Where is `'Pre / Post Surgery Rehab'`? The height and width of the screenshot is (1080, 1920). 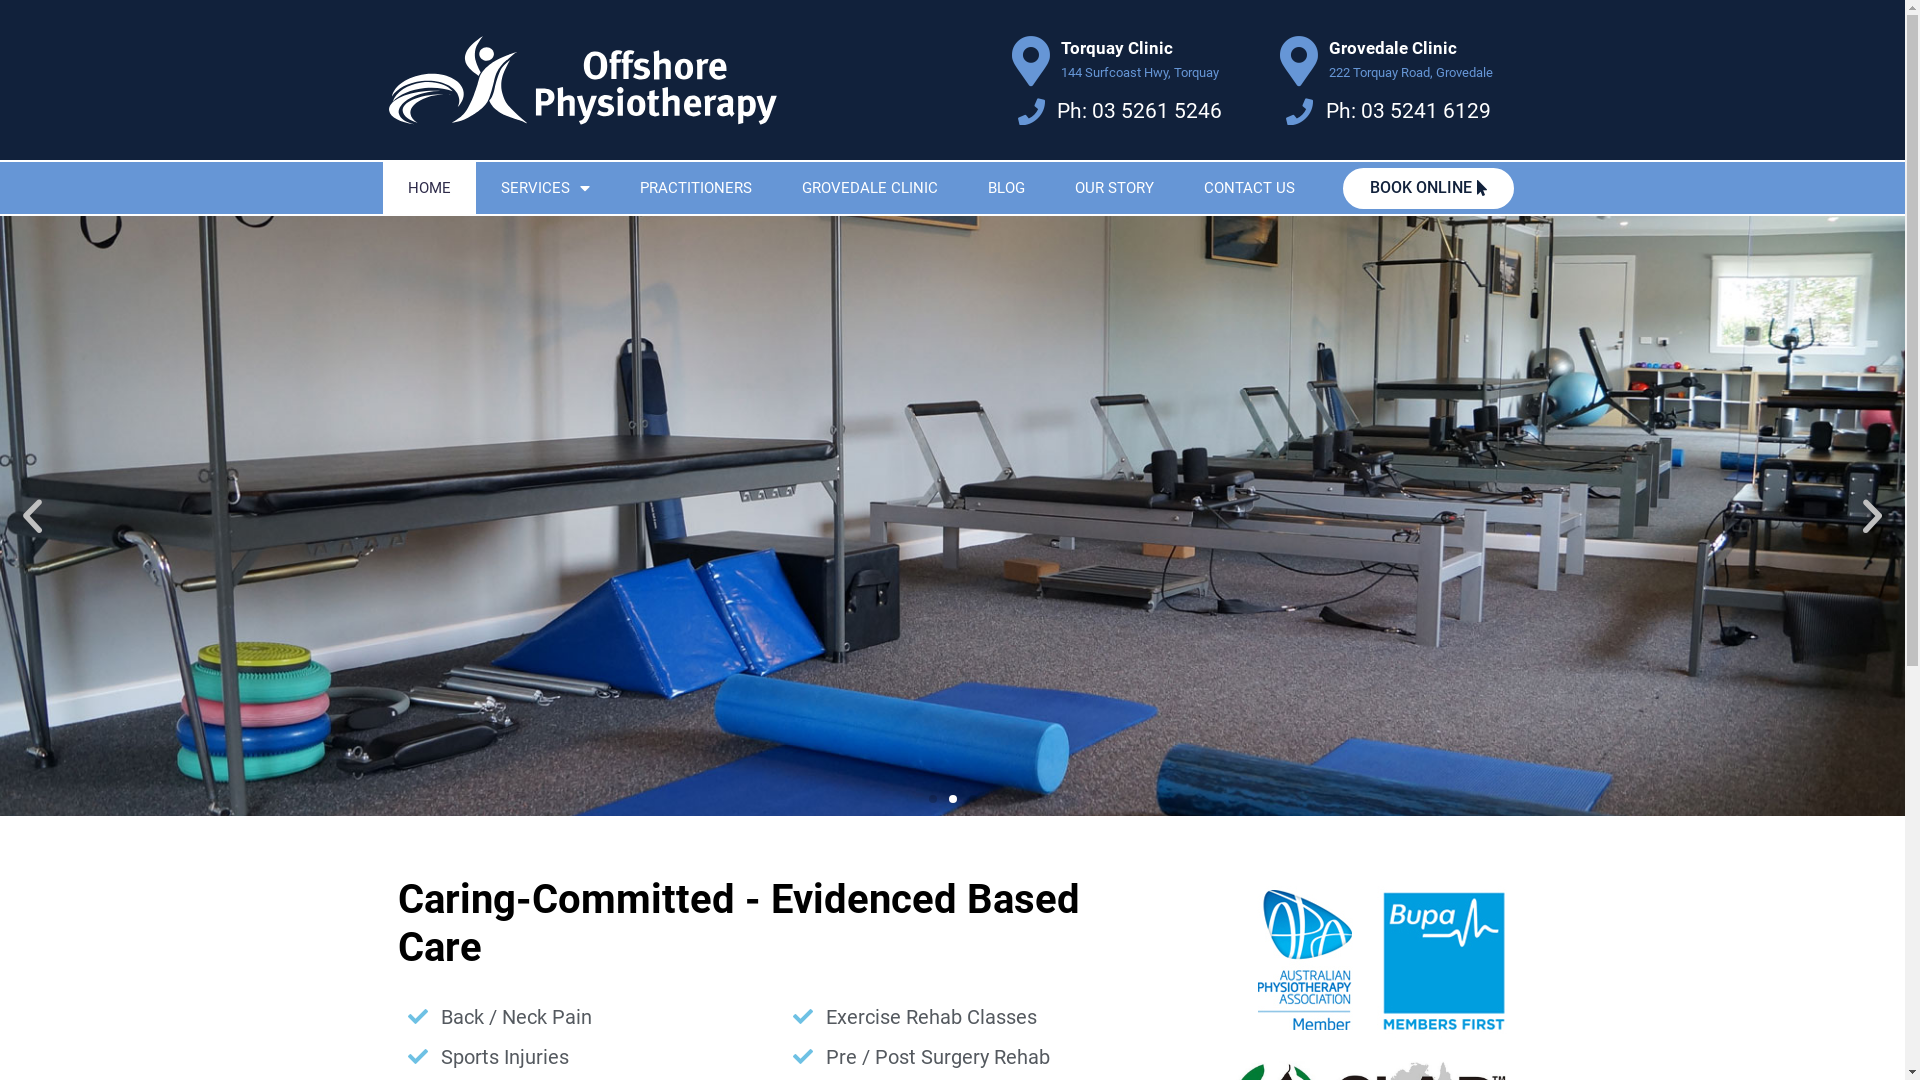 'Pre / Post Surgery Rehab' is located at coordinates (975, 1055).